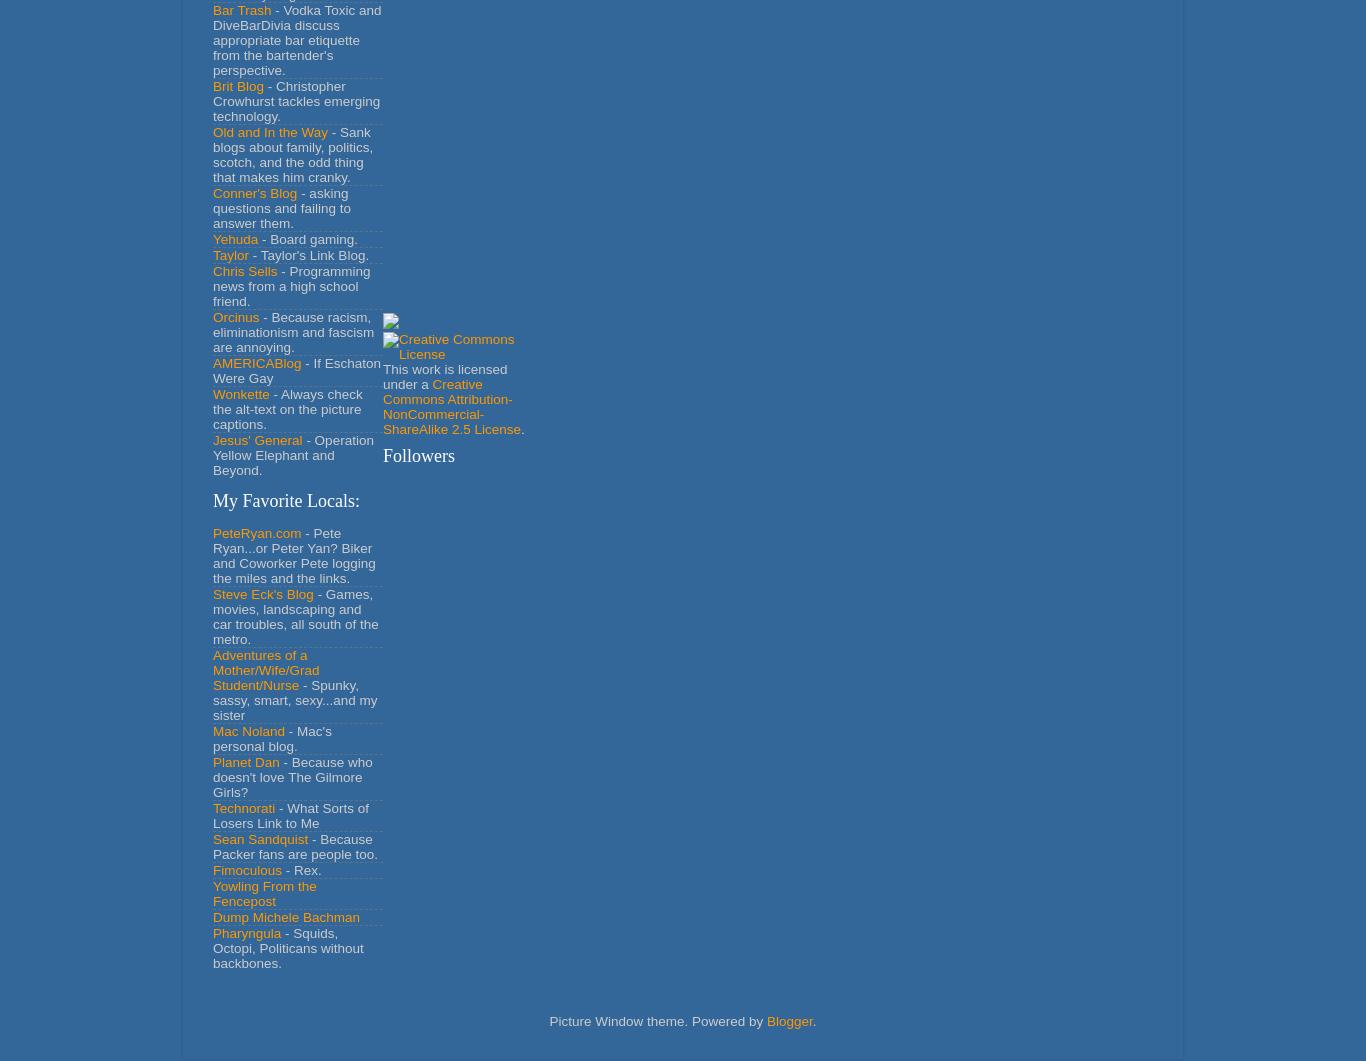  Describe the element at coordinates (293, 554) in the screenshot. I see `'- Pete Ryan...or Peter Yan? Biker and Coworker Pete logging the miles and the links.'` at that location.